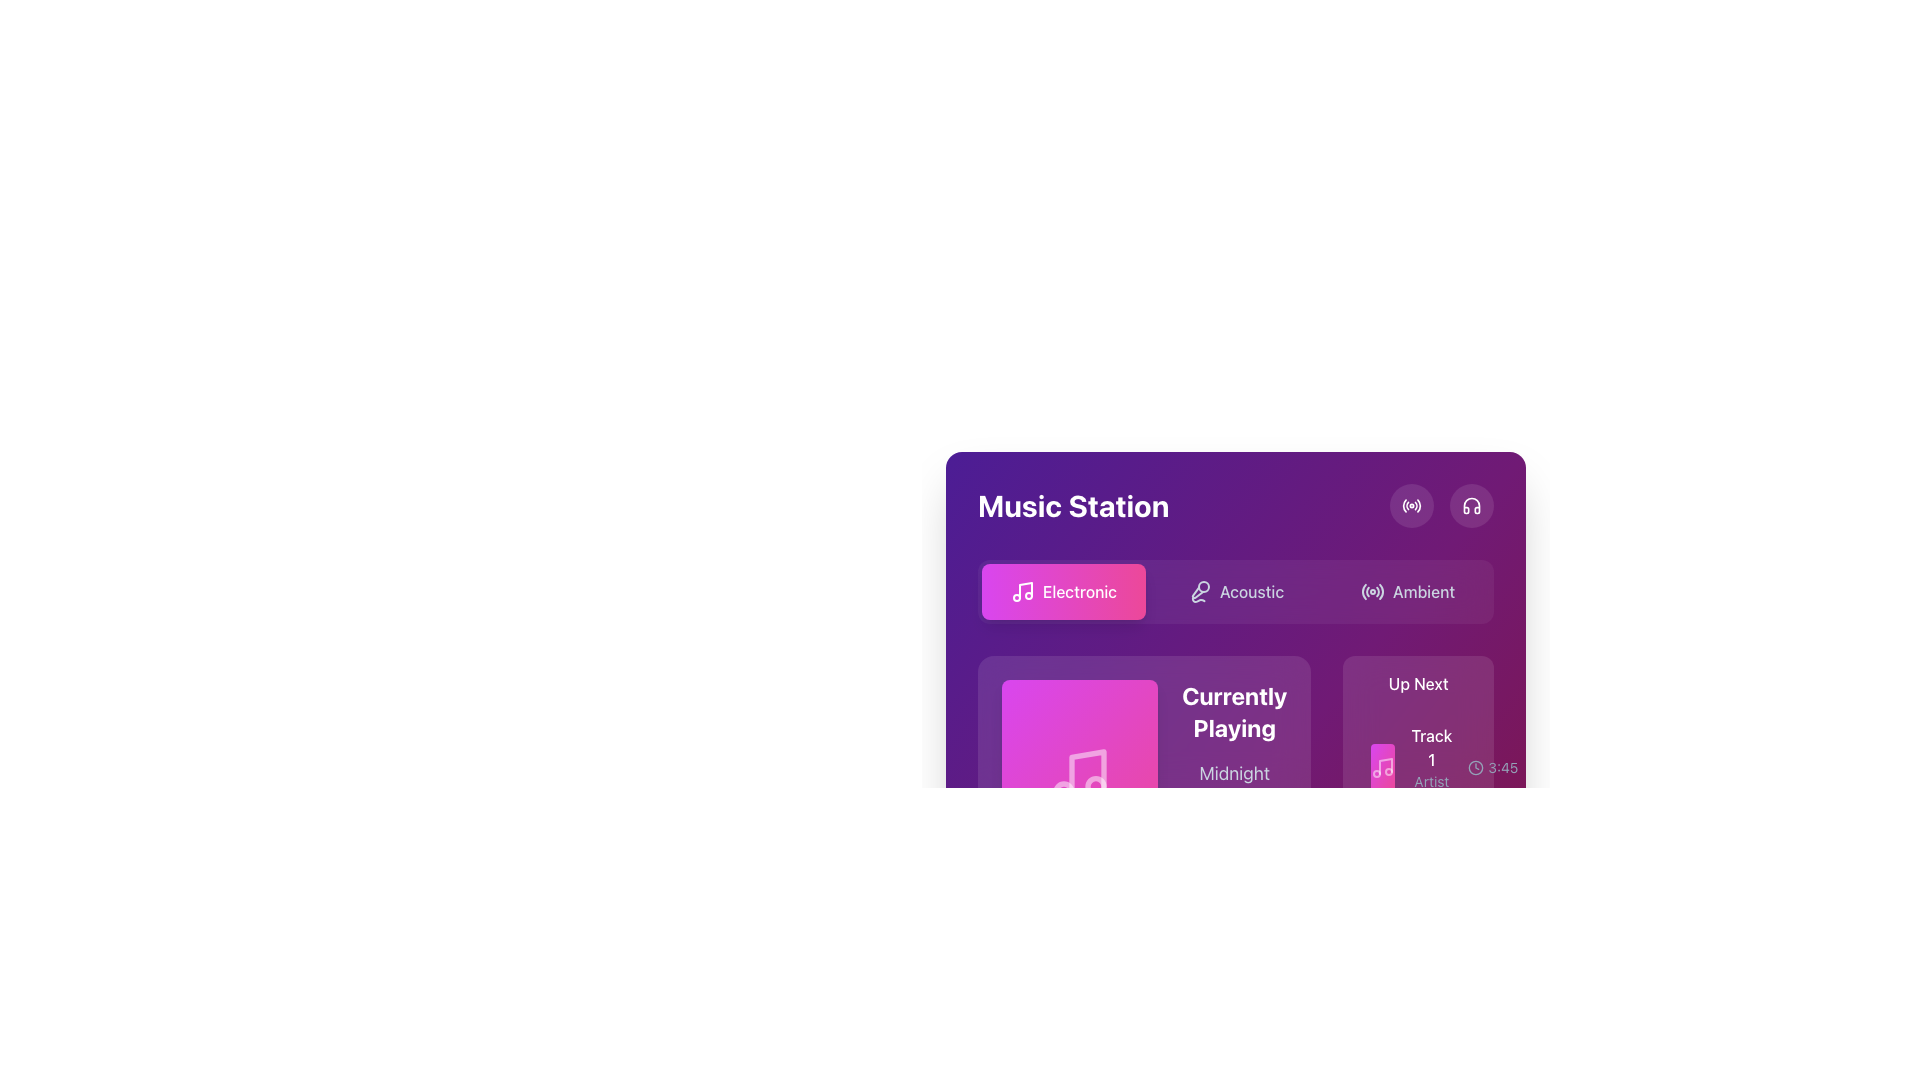 This screenshot has height=1080, width=1920. Describe the element at coordinates (1406, 590) in the screenshot. I see `the 'Ambient' button, which is the third button in a sequence of three` at that location.